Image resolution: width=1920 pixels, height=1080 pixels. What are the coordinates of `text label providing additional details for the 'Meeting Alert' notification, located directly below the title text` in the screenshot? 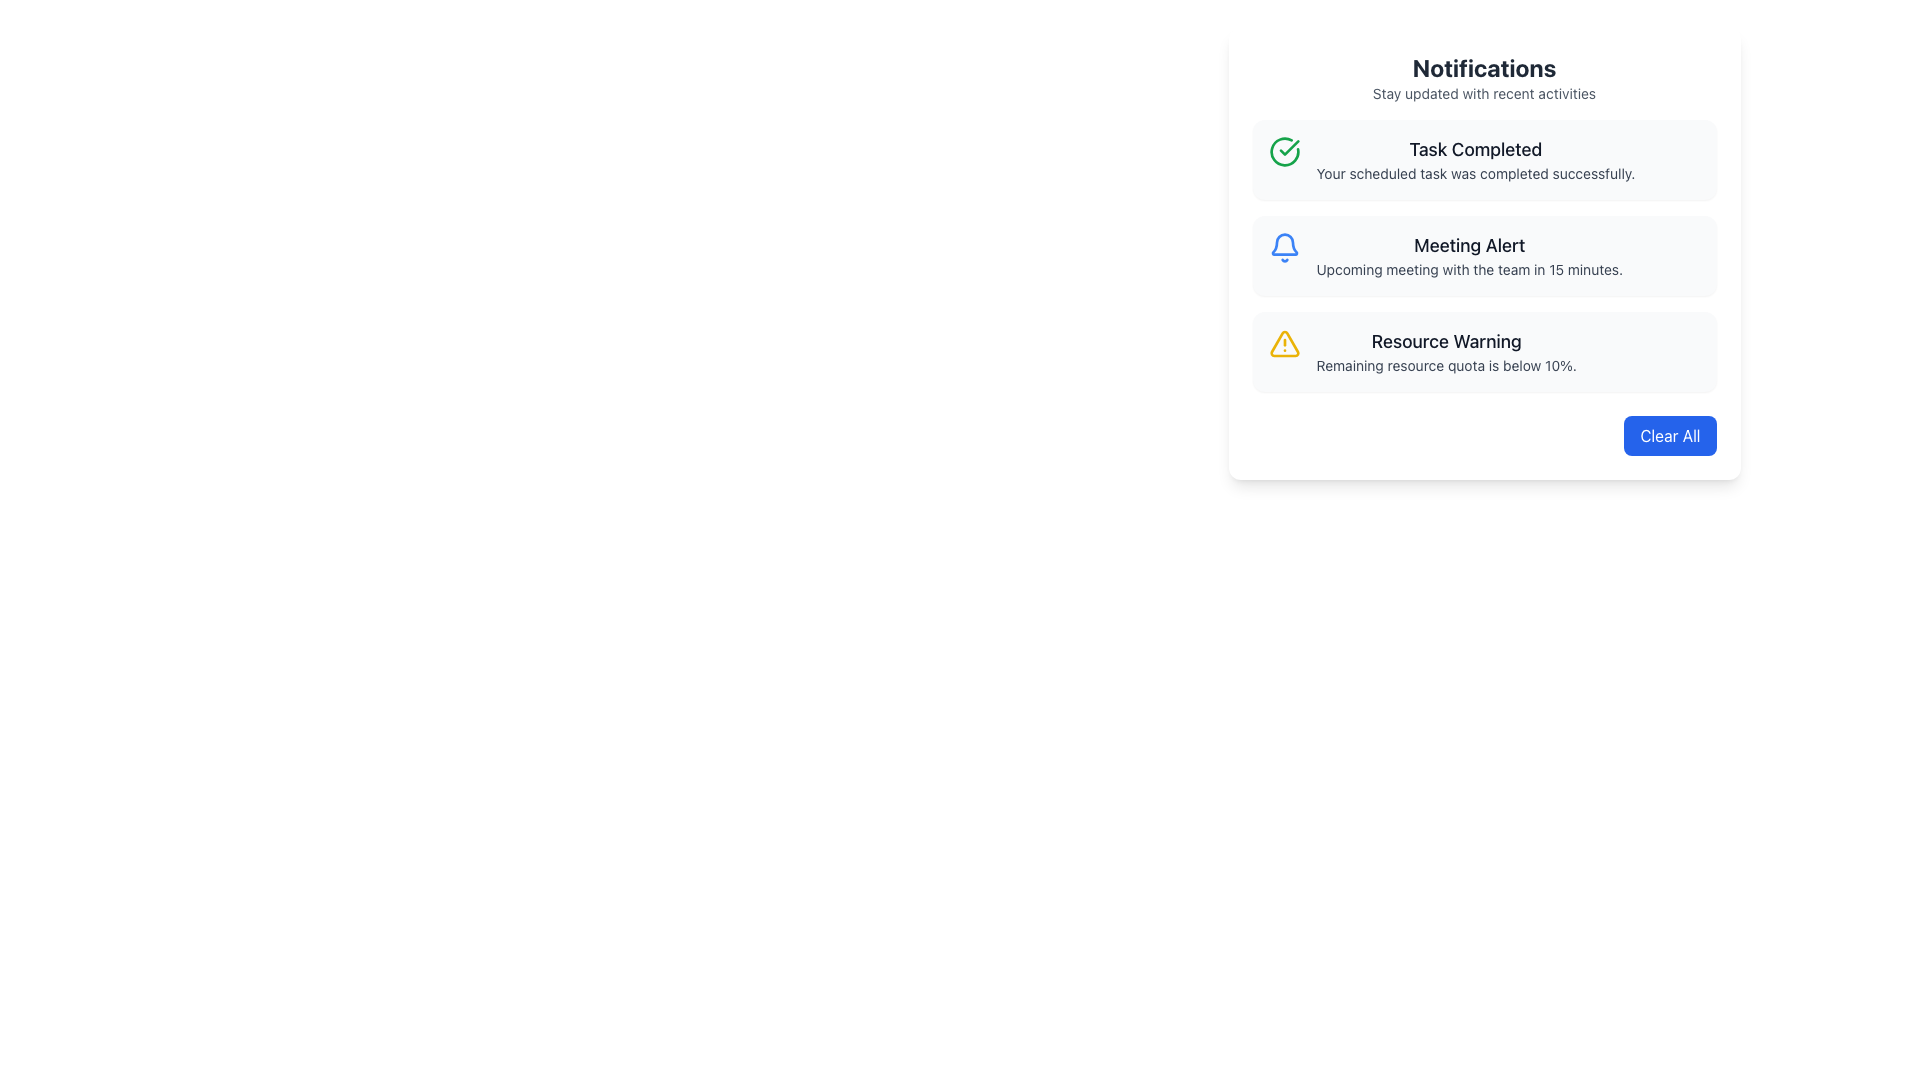 It's located at (1469, 270).